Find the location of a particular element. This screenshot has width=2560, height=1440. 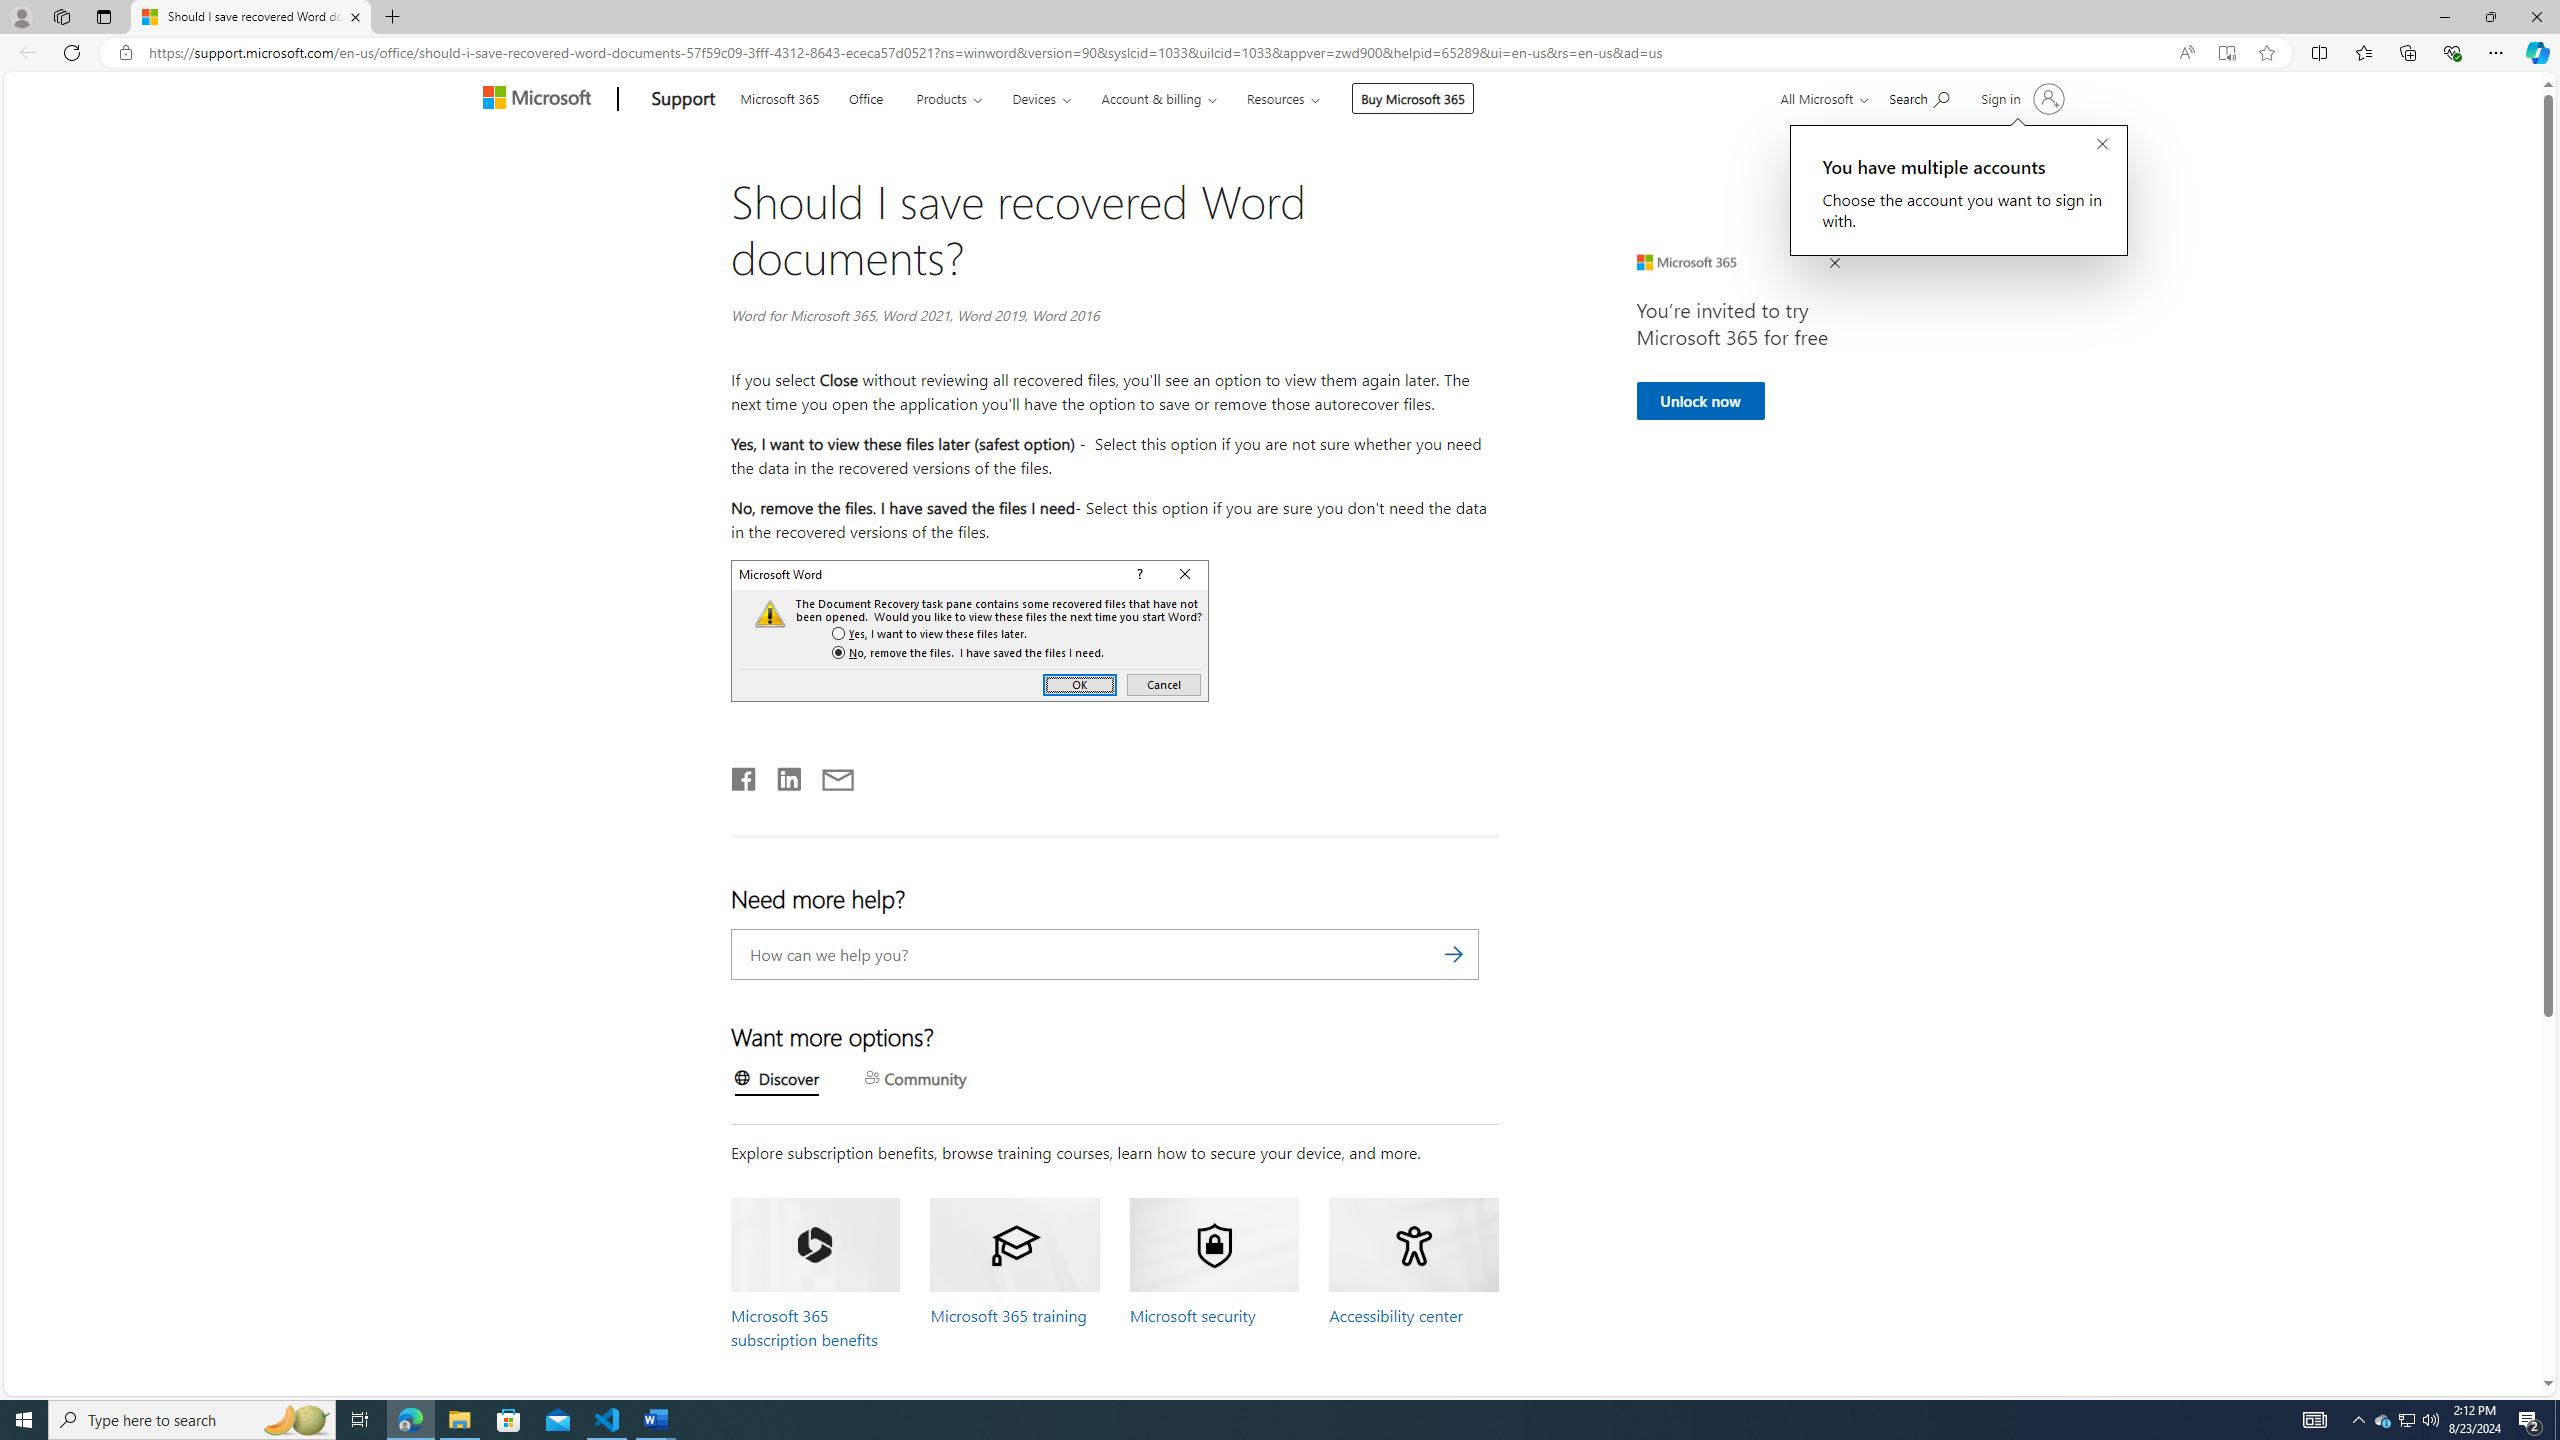

'How can we help you?' is located at coordinates (1104, 953).